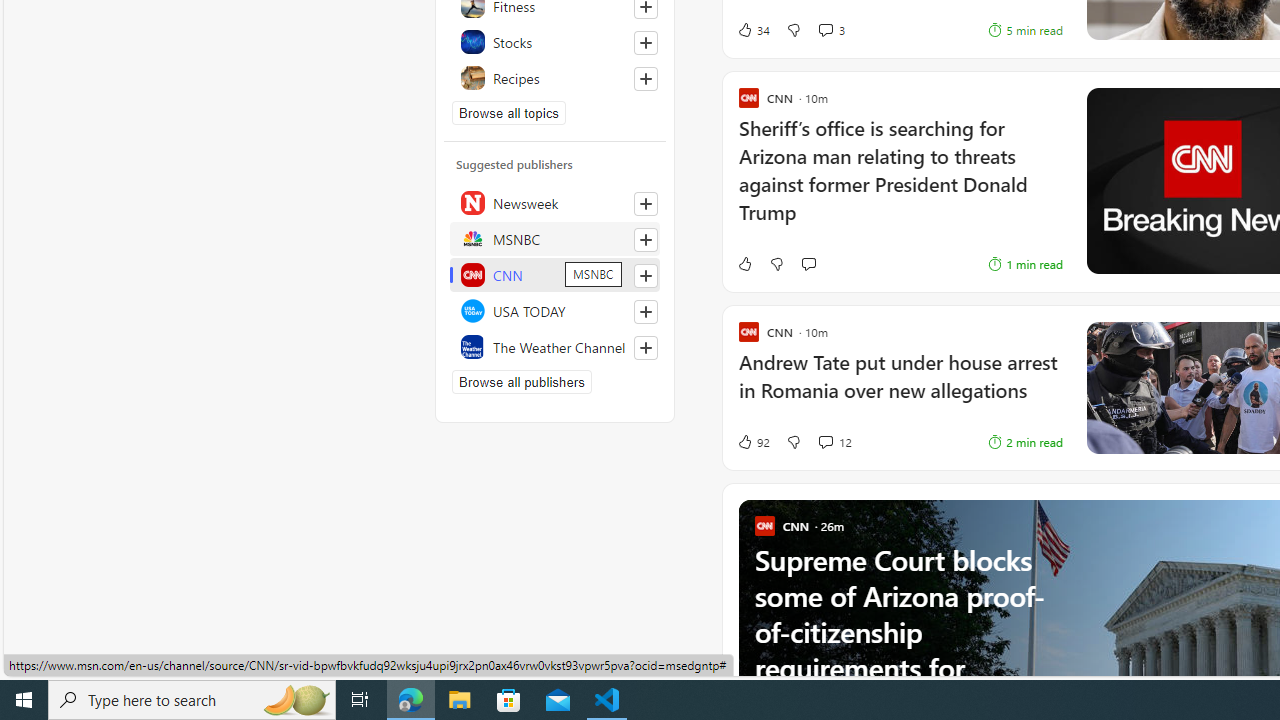 This screenshot has width=1280, height=720. Describe the element at coordinates (743, 263) in the screenshot. I see `'Like'` at that location.